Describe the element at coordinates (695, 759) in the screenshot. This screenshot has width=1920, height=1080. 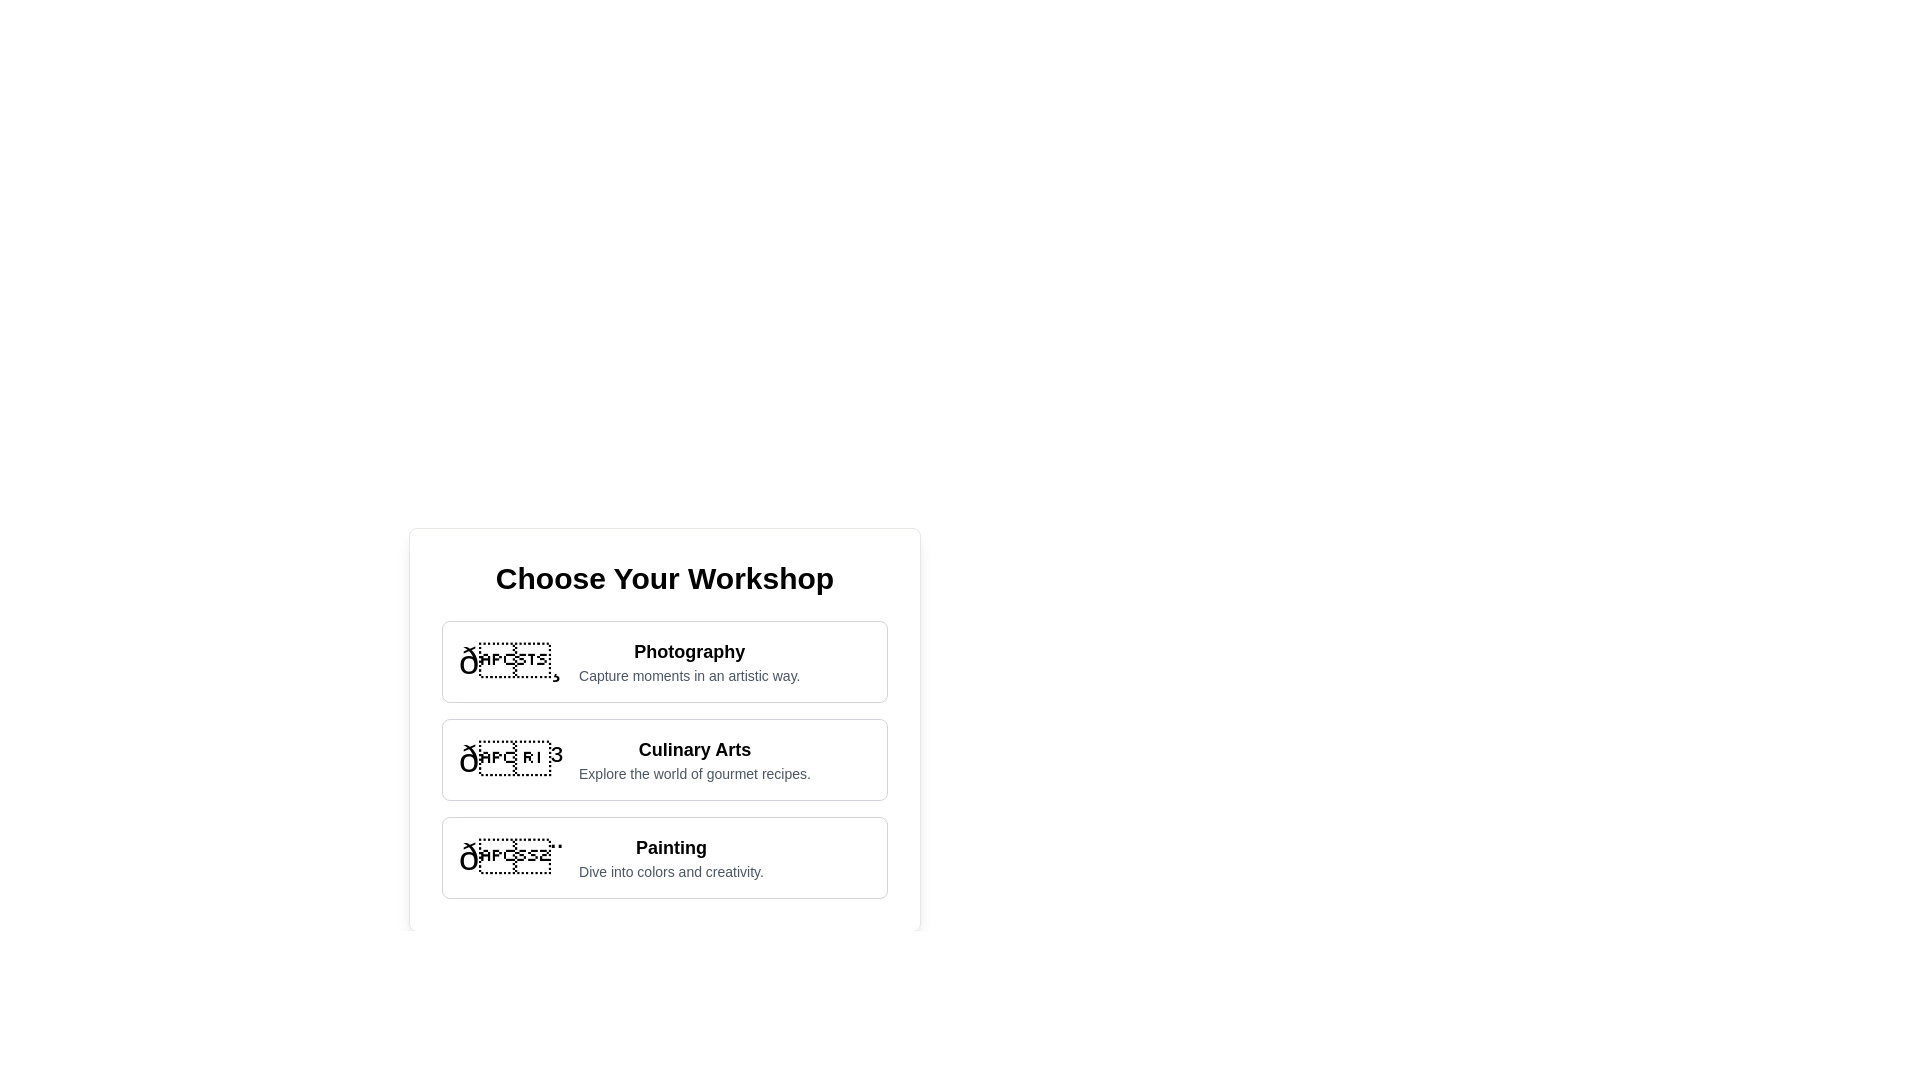
I see `the 'Culinary Arts' text block, which is a two-line textual component with the first line in bold and larger font, and the second line in smaller gray font` at that location.